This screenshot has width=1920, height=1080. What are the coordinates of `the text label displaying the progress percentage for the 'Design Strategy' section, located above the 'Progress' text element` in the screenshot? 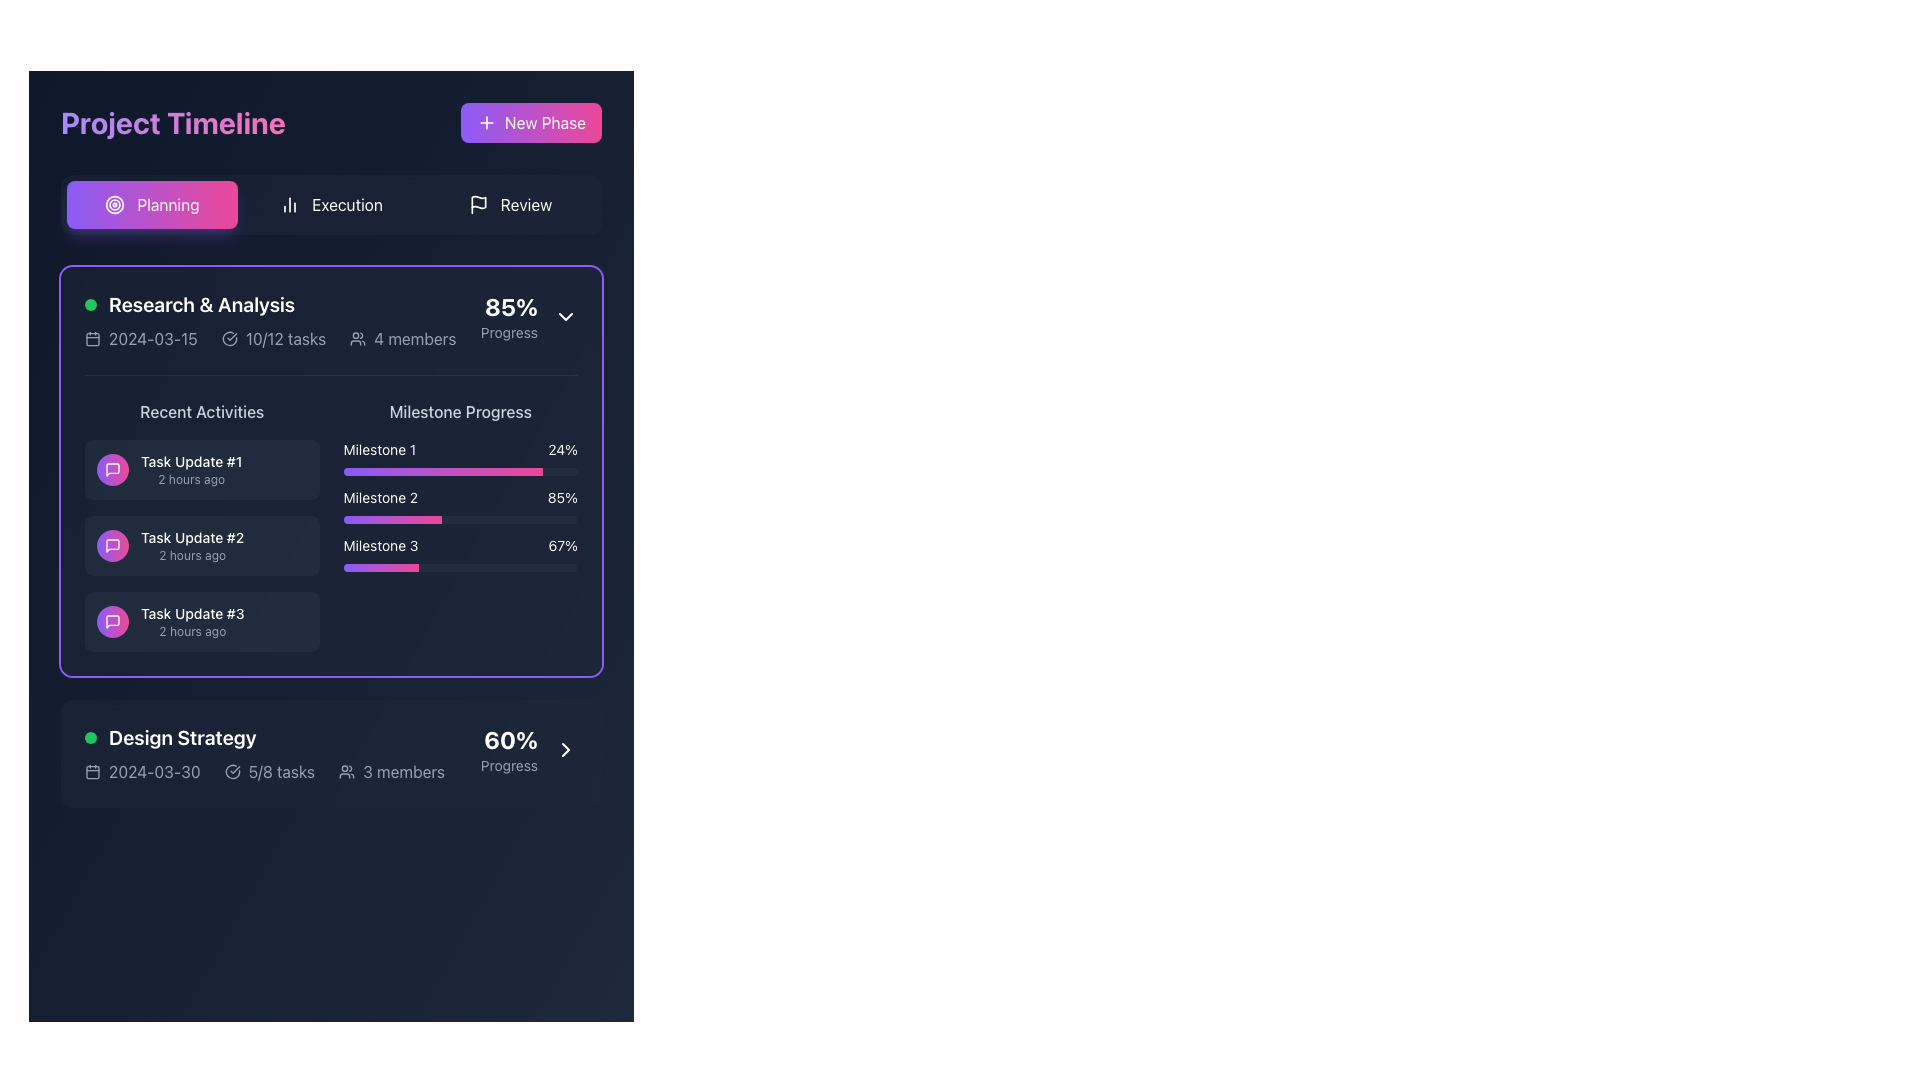 It's located at (511, 740).